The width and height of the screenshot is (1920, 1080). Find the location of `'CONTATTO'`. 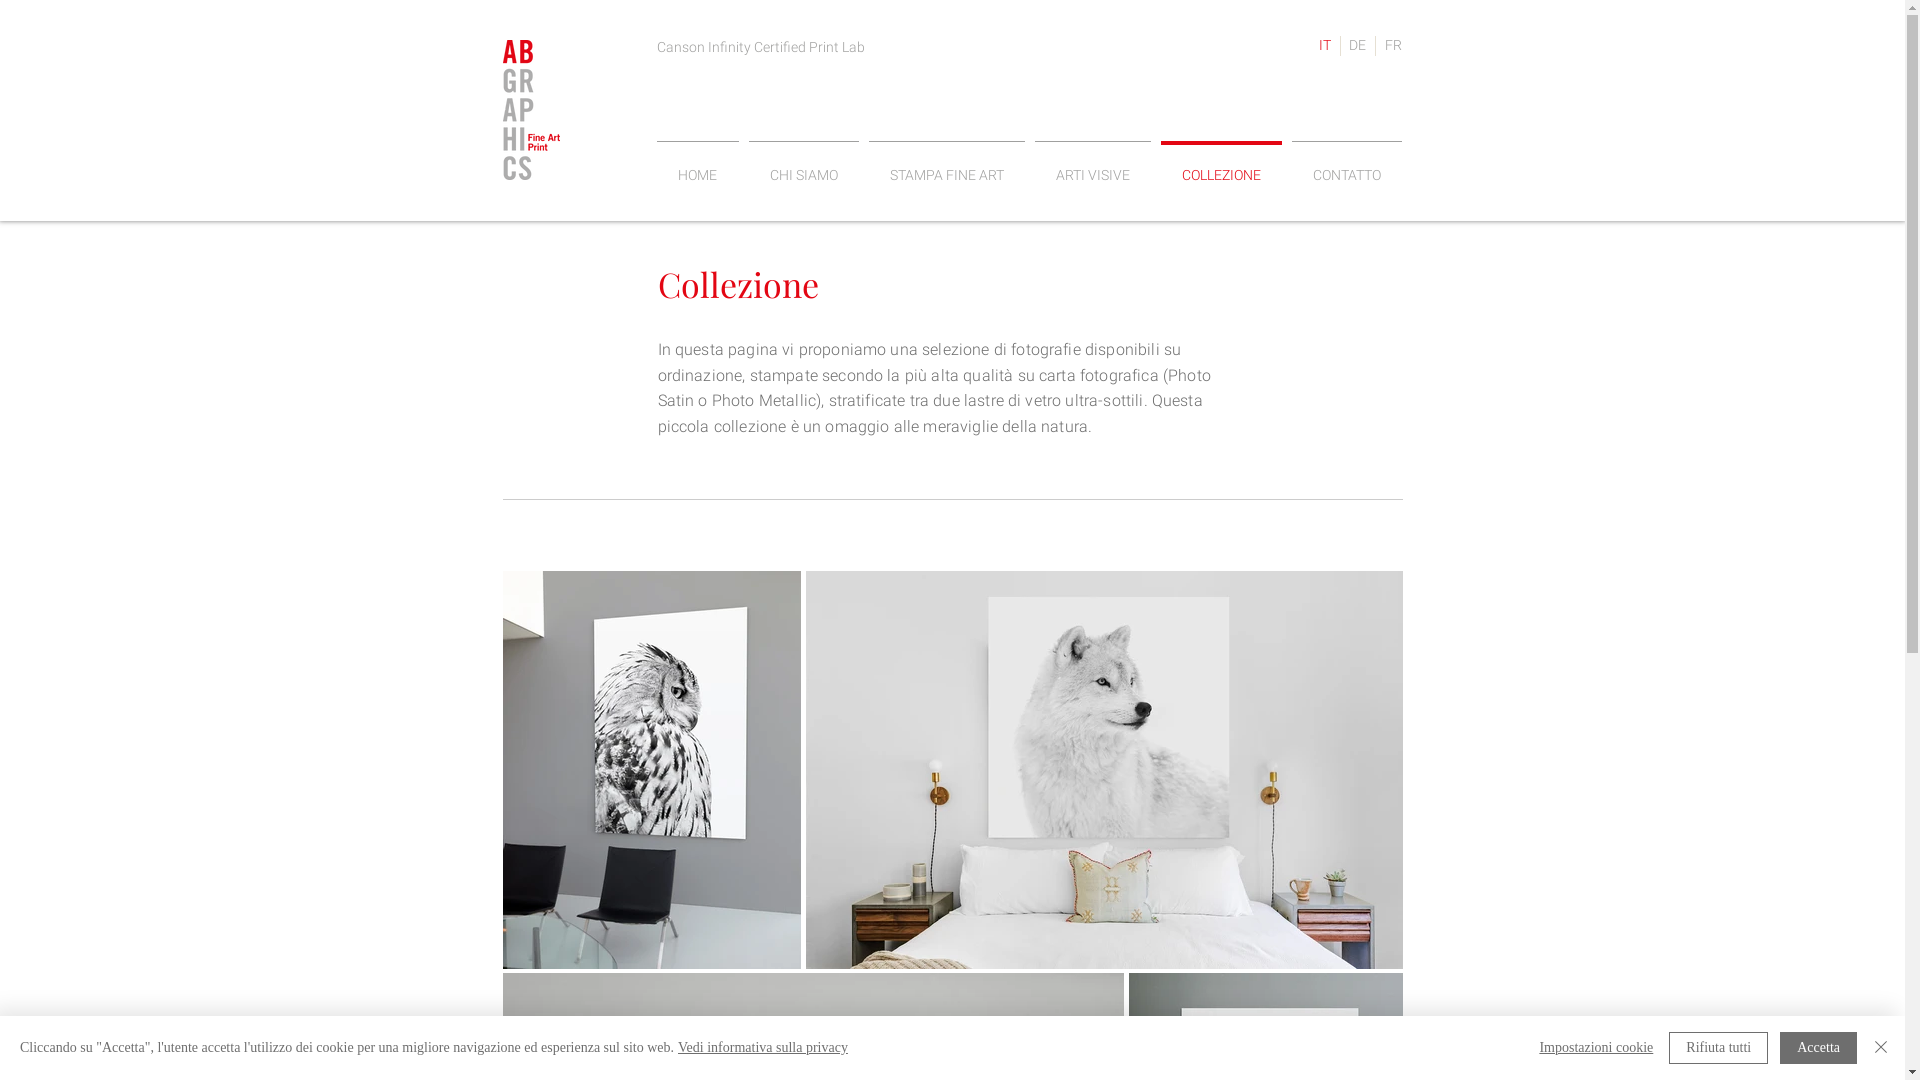

'CONTATTO' is located at coordinates (1345, 164).